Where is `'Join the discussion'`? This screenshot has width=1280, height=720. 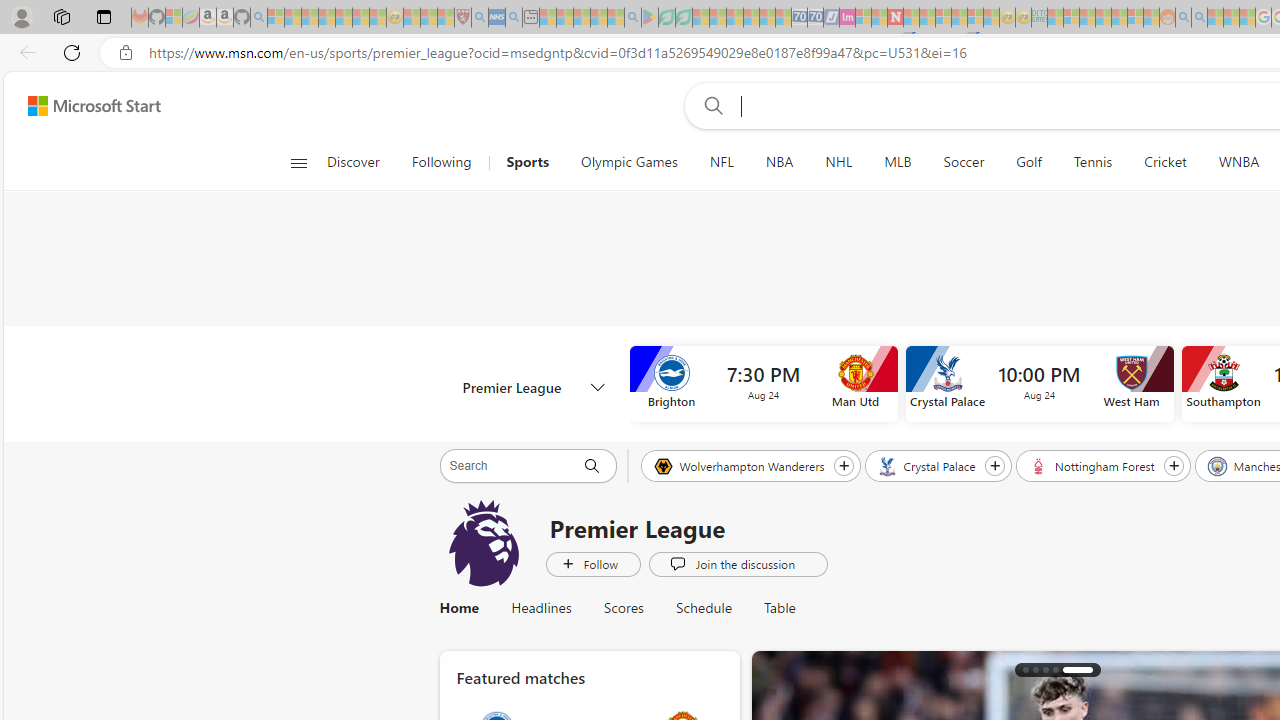
'Join the discussion' is located at coordinates (736, 563).